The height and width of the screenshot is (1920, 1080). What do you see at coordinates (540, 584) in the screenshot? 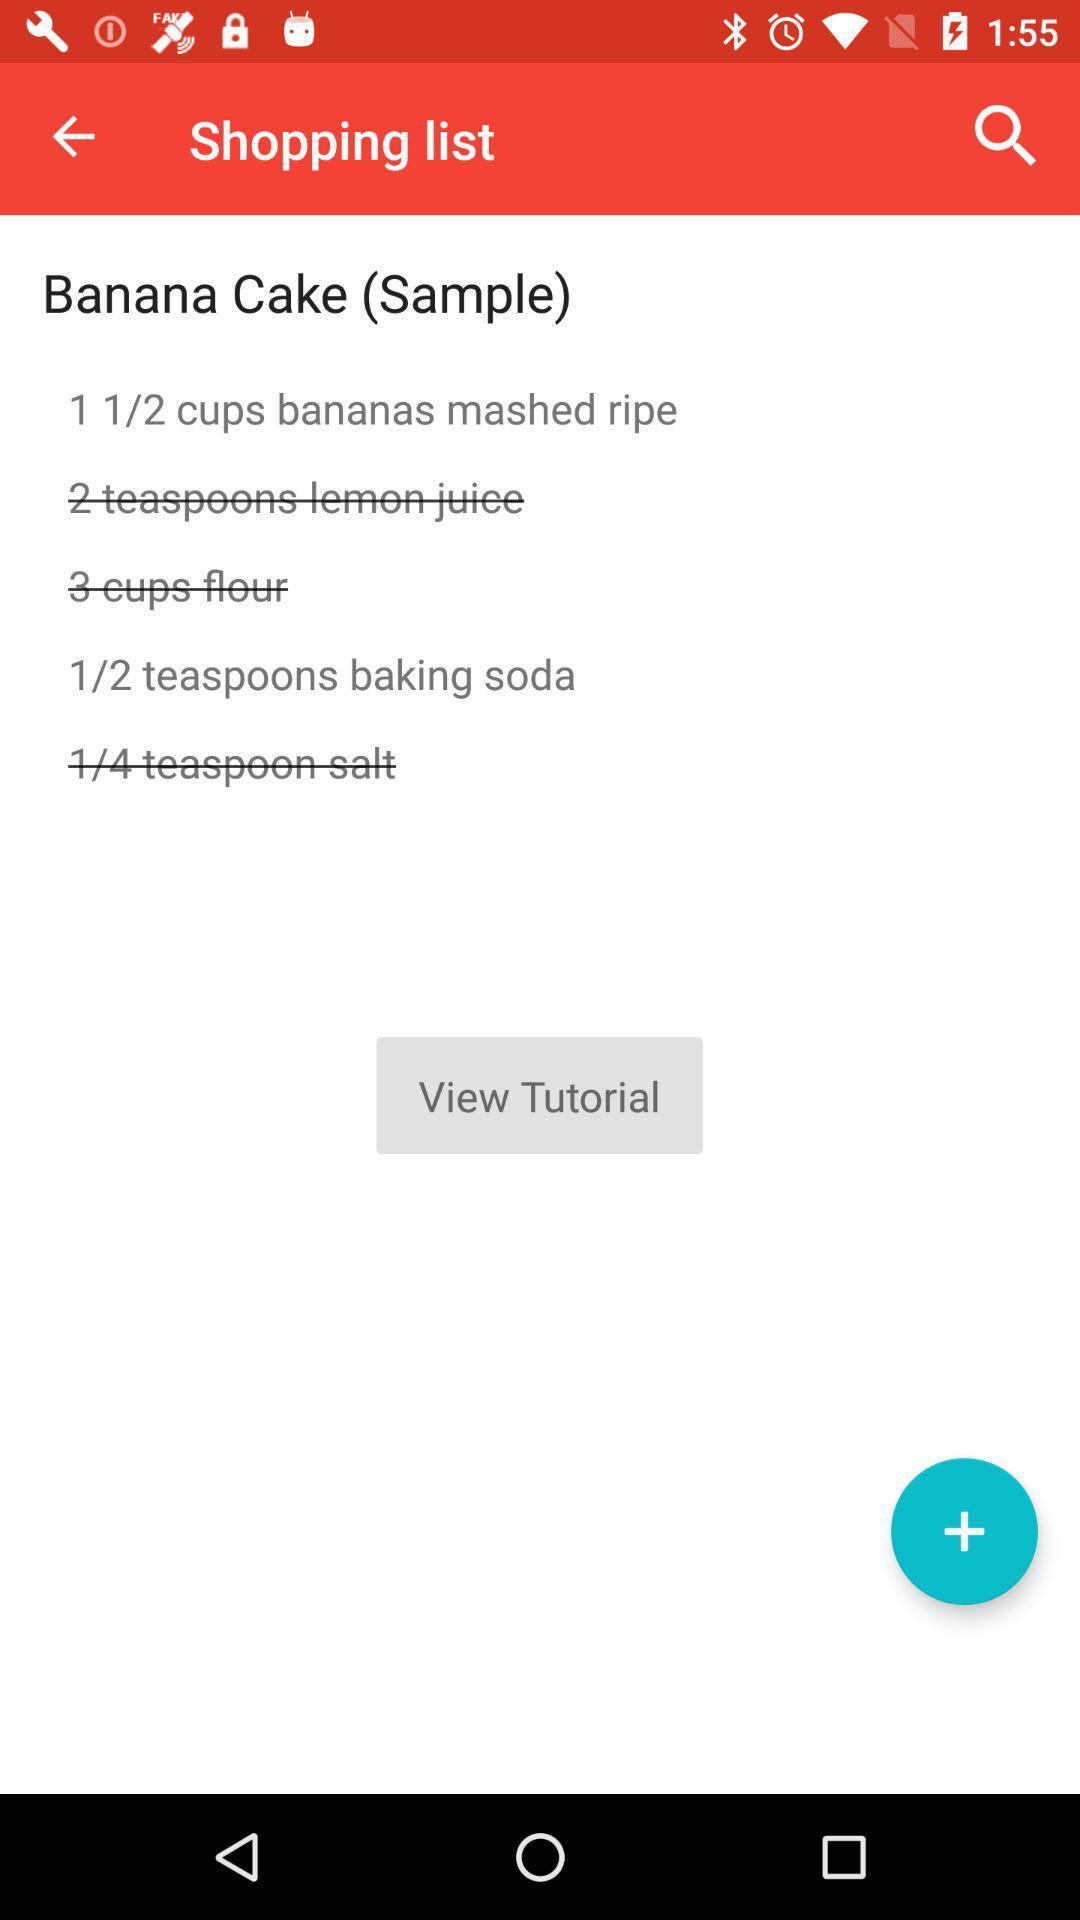
I see `3 cups flour icon` at bounding box center [540, 584].